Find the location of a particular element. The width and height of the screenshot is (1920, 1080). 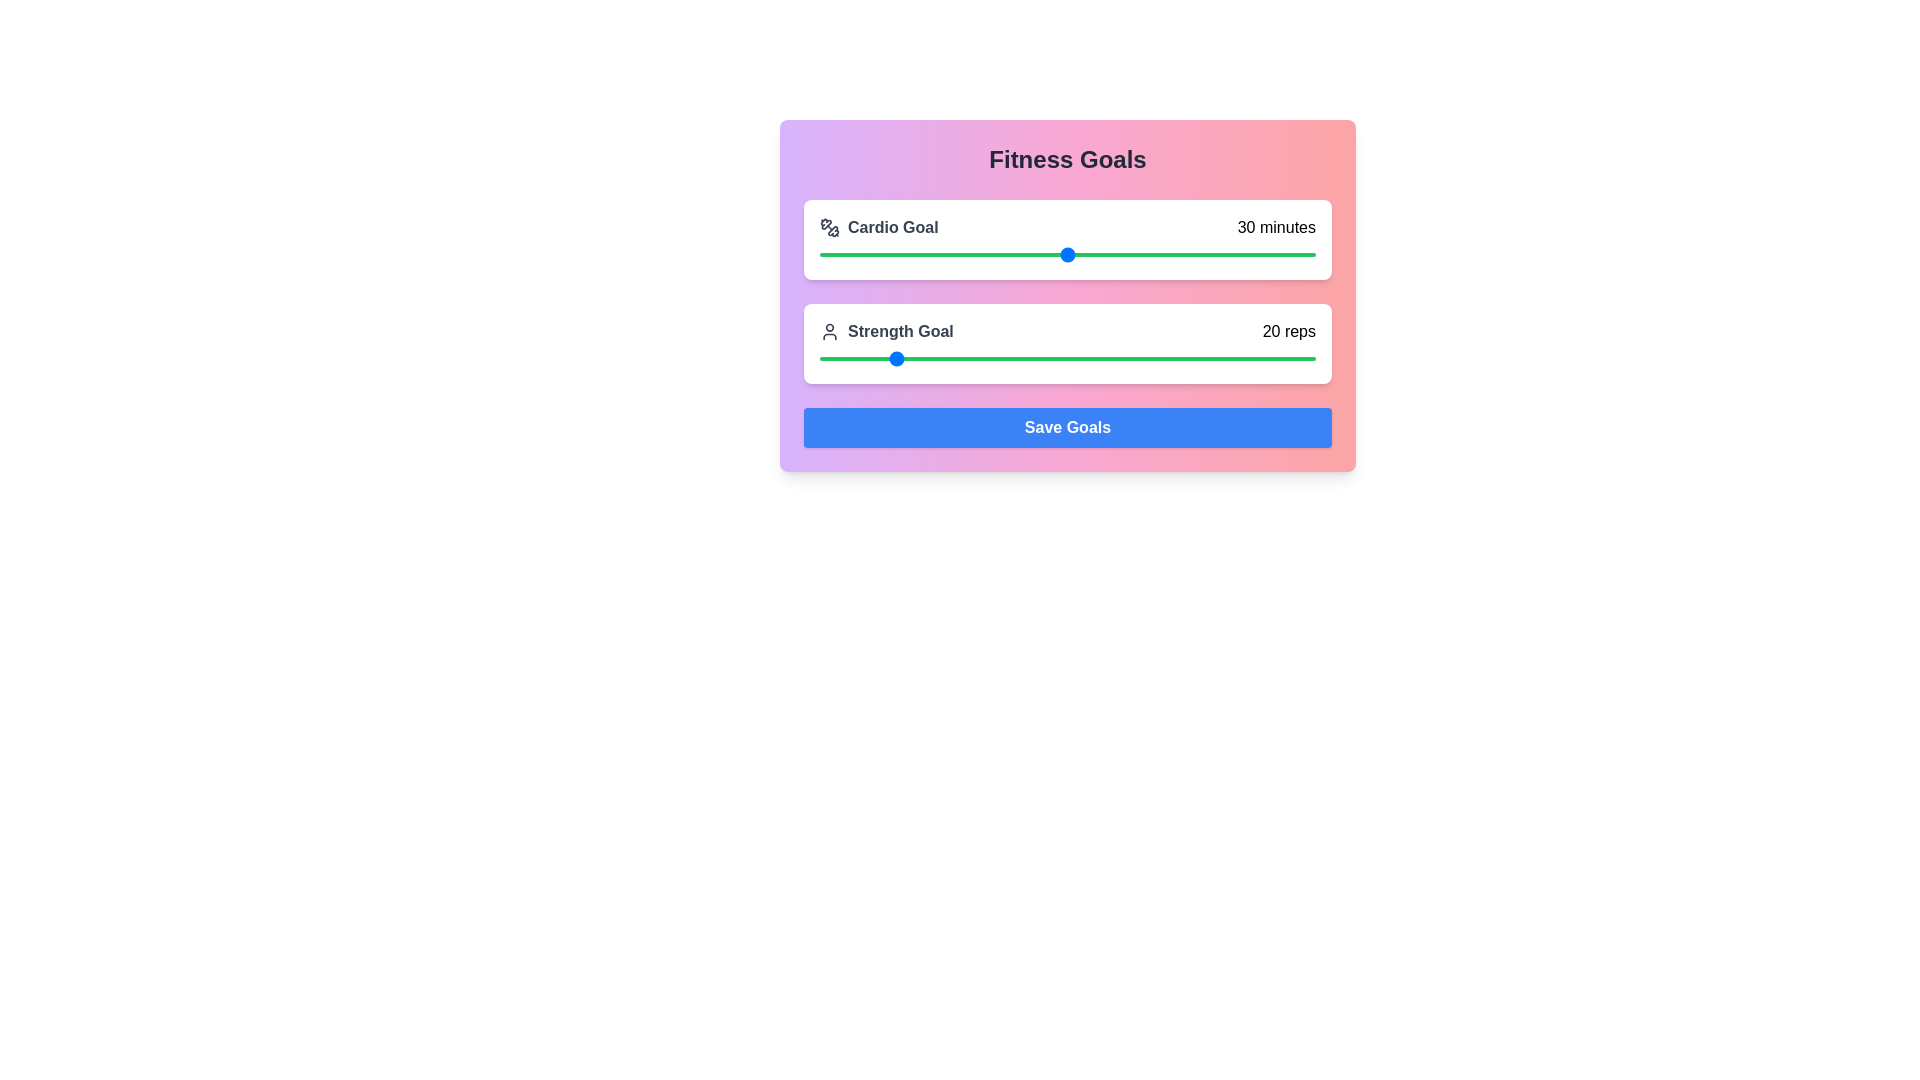

the small iconographic representation of two crossing dumbbells located to the left of the 'Cardio Goal' text in the header of the first section is located at coordinates (830, 226).